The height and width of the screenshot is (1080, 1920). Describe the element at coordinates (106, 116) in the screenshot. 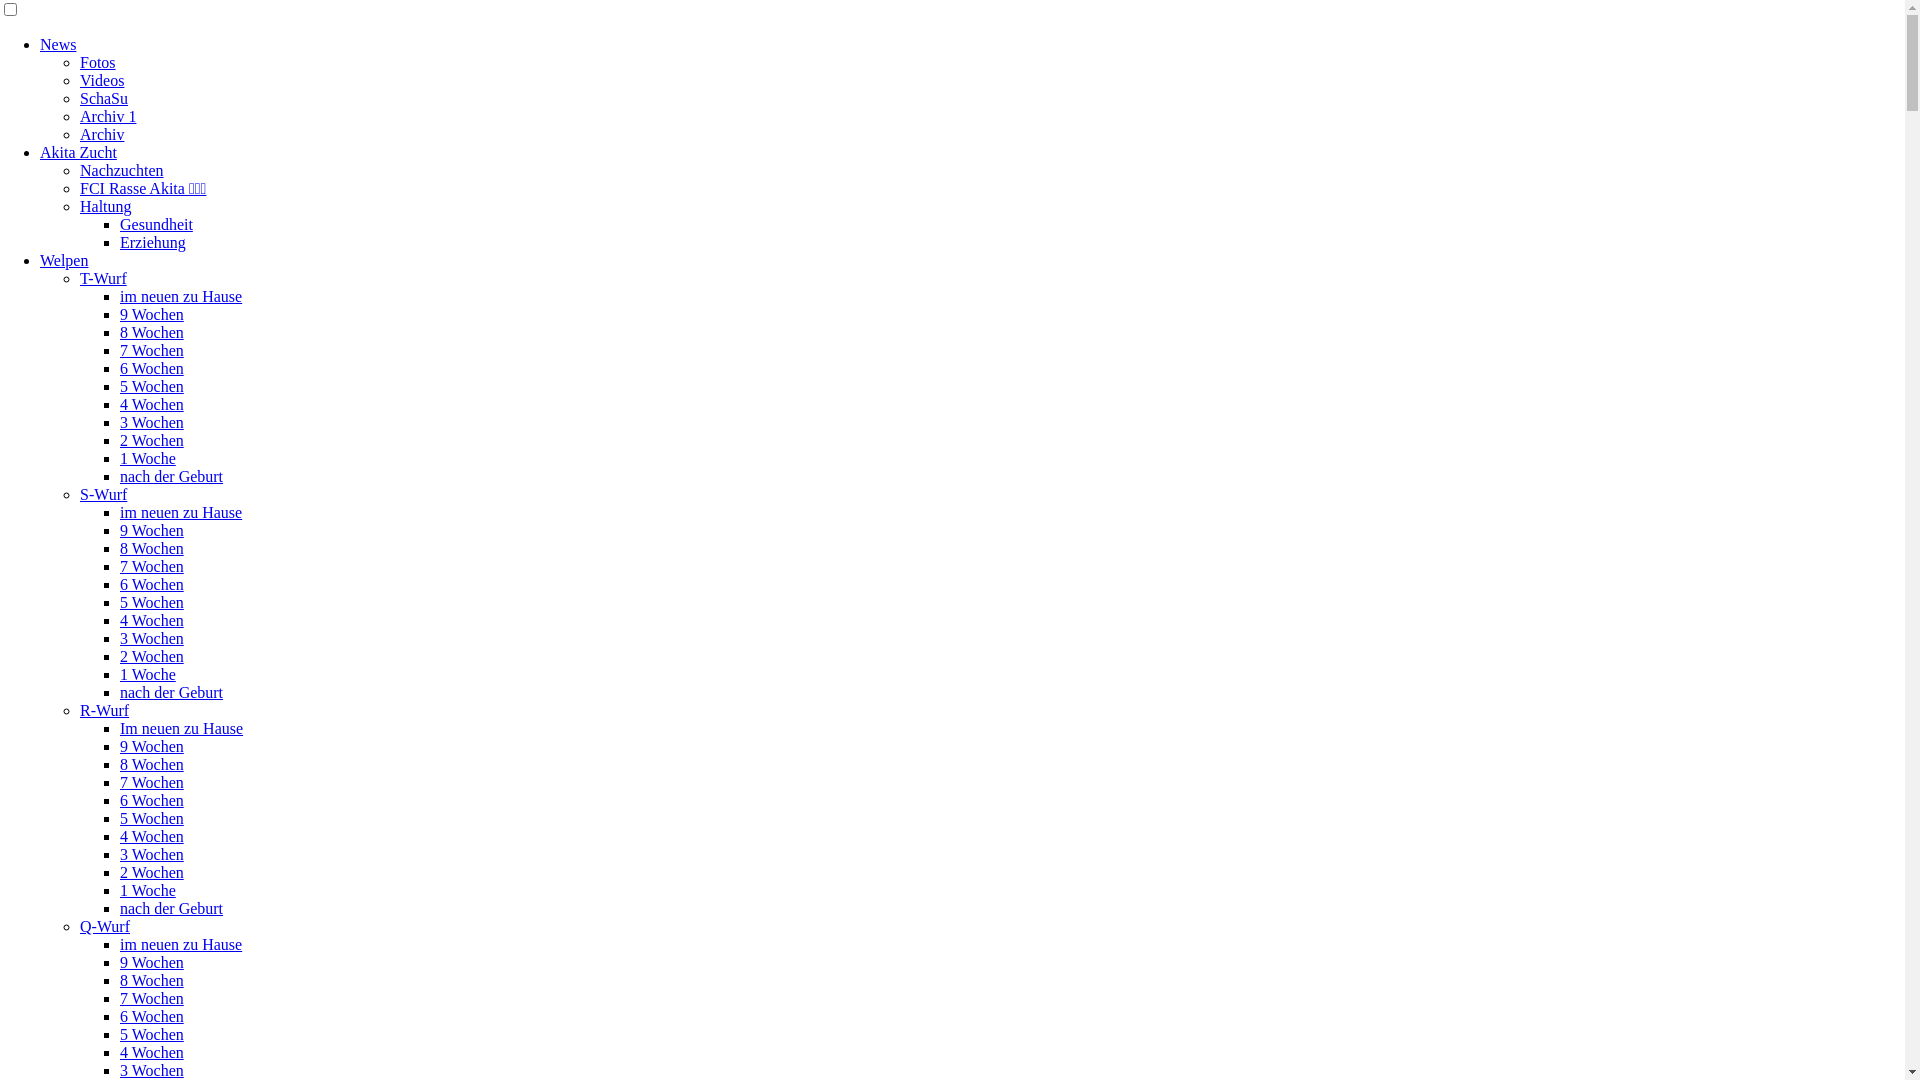

I see `'Archiv 1'` at that location.